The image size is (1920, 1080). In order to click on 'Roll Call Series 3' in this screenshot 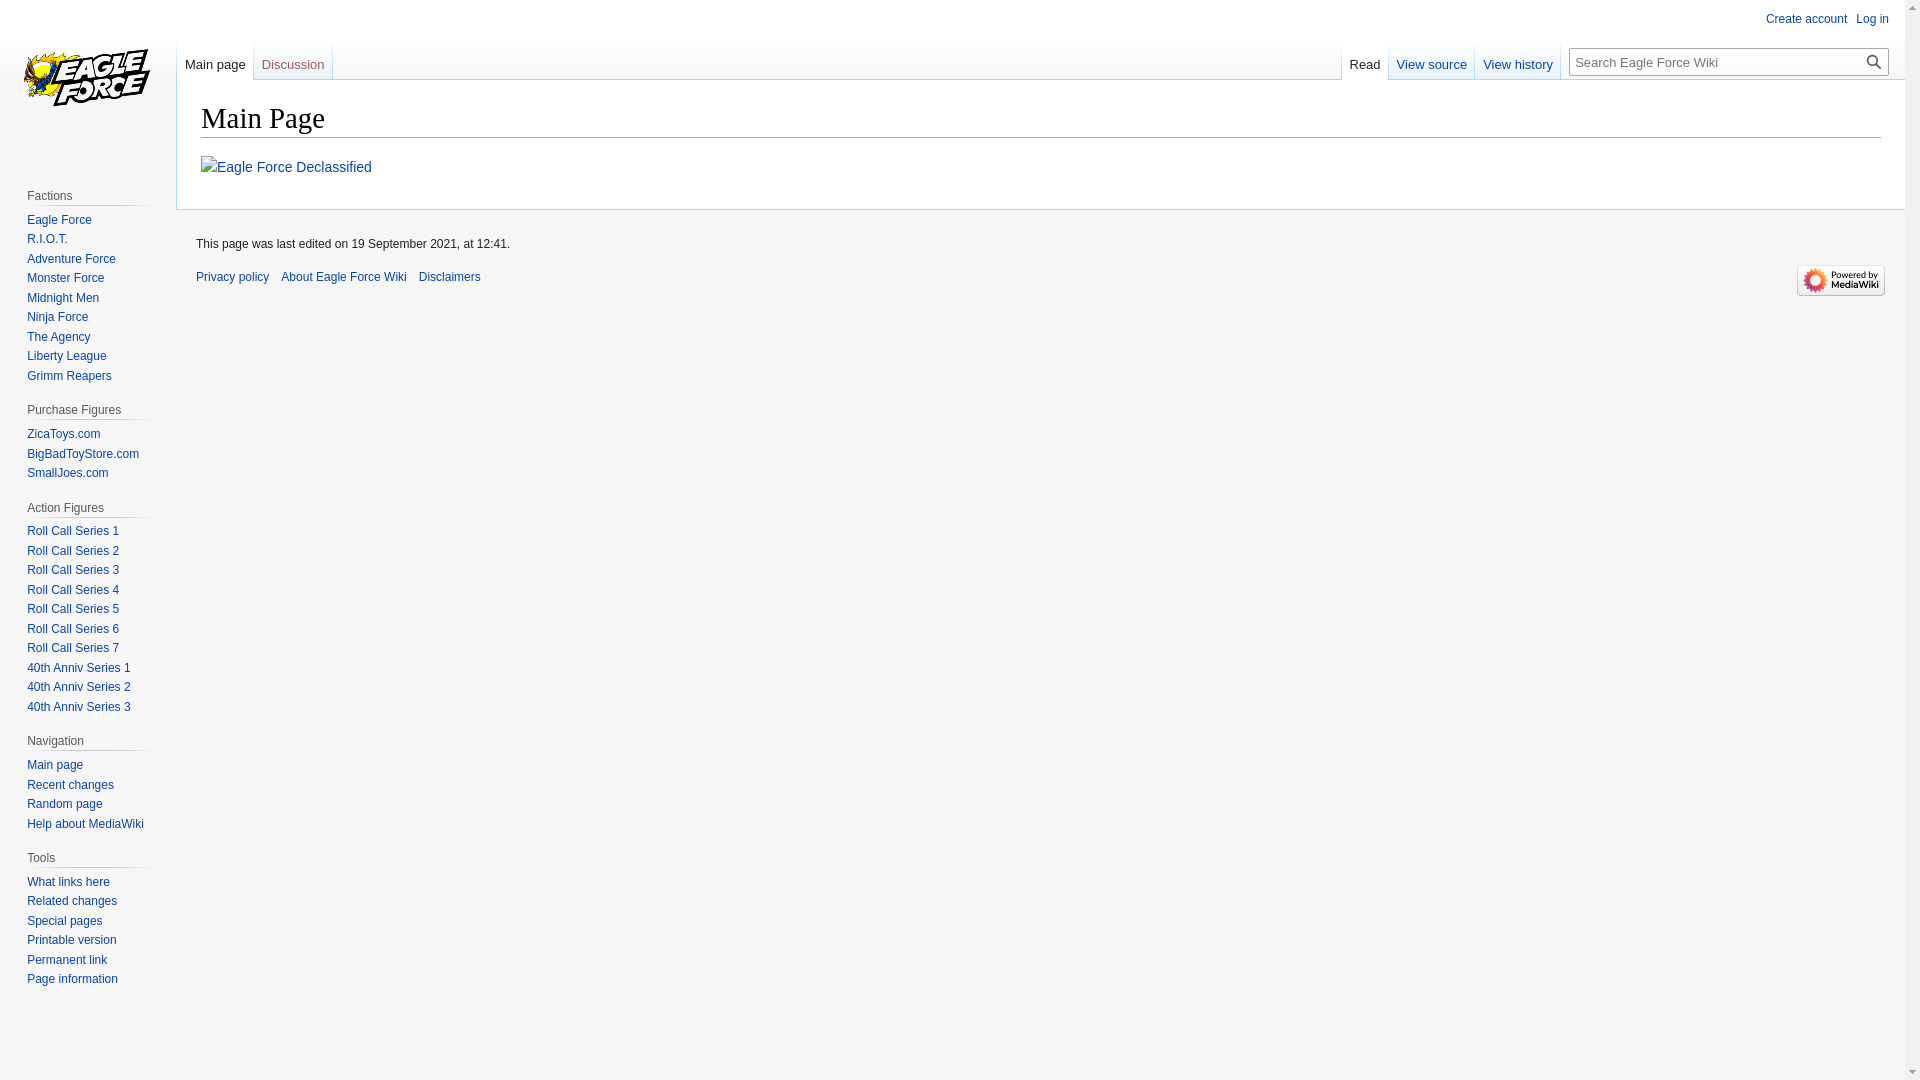, I will do `click(72, 570)`.